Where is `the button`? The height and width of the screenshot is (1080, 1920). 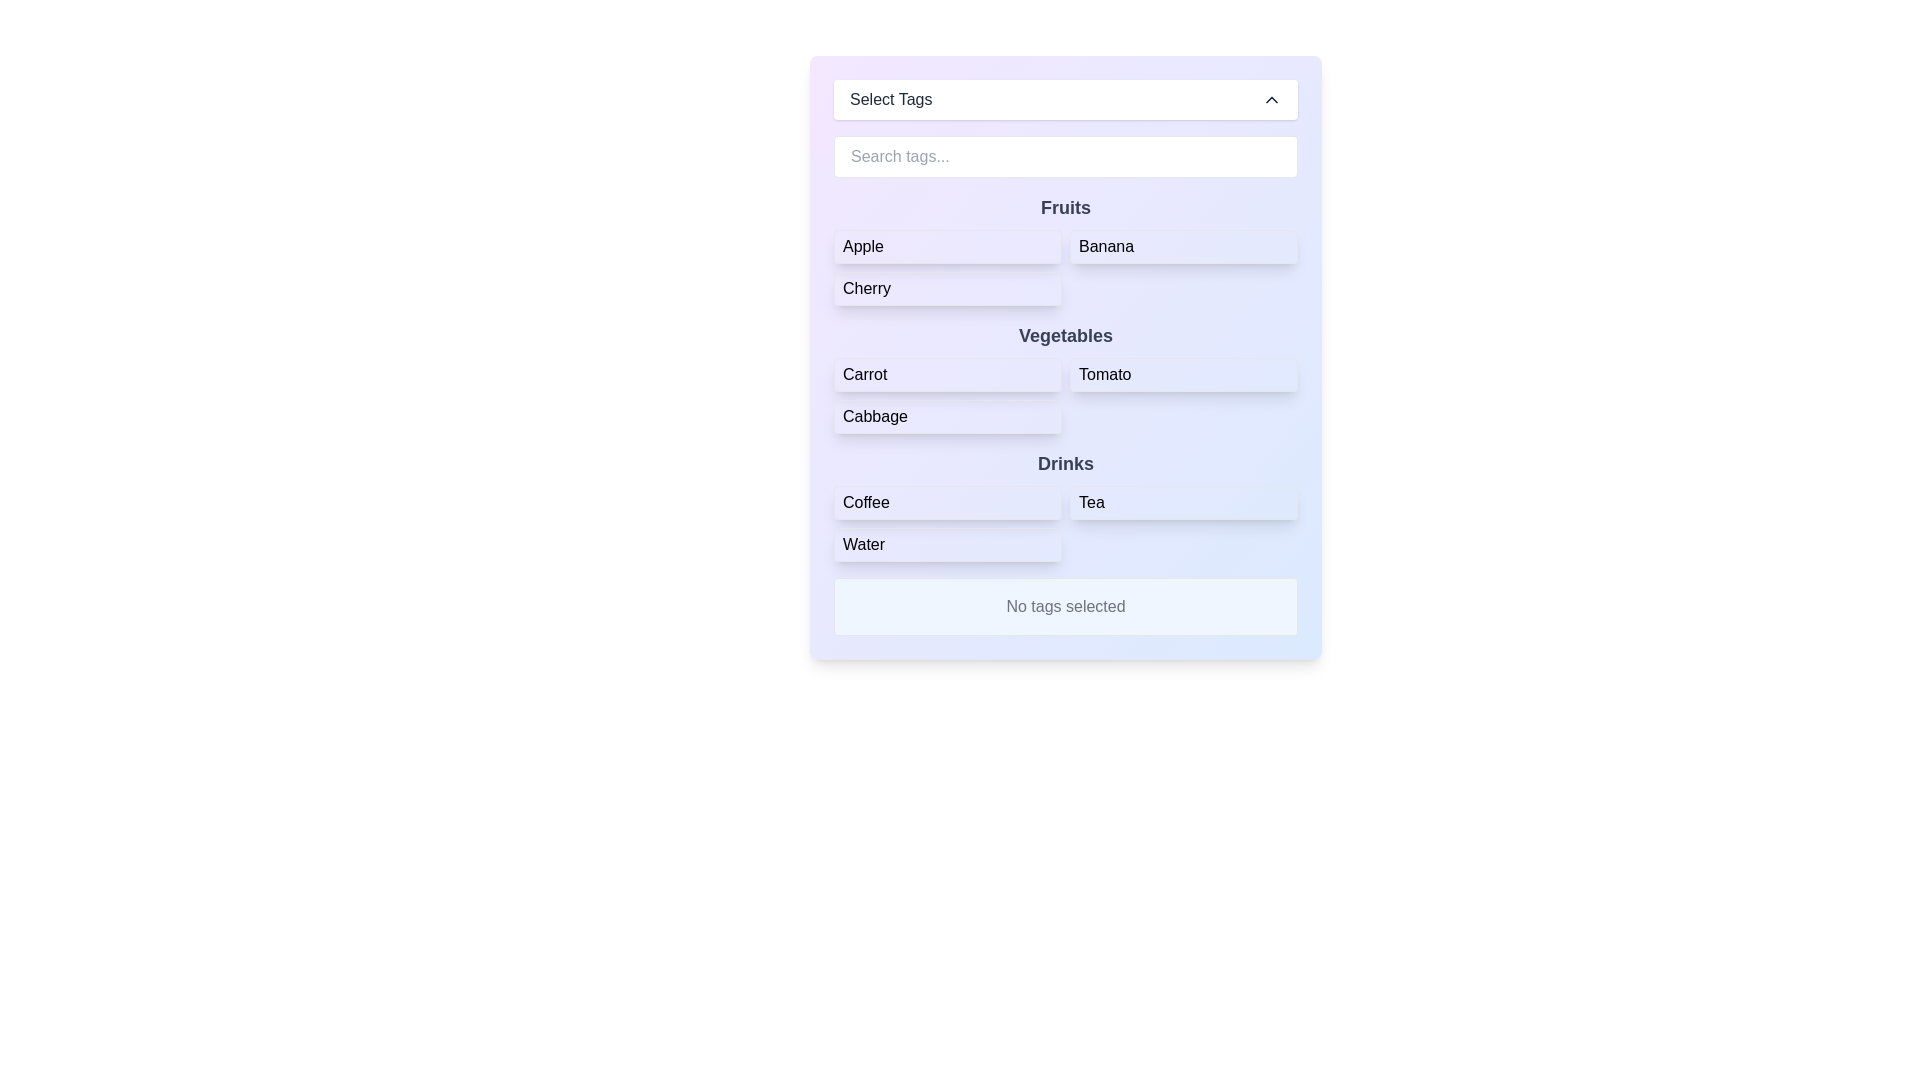 the button is located at coordinates (1184, 245).